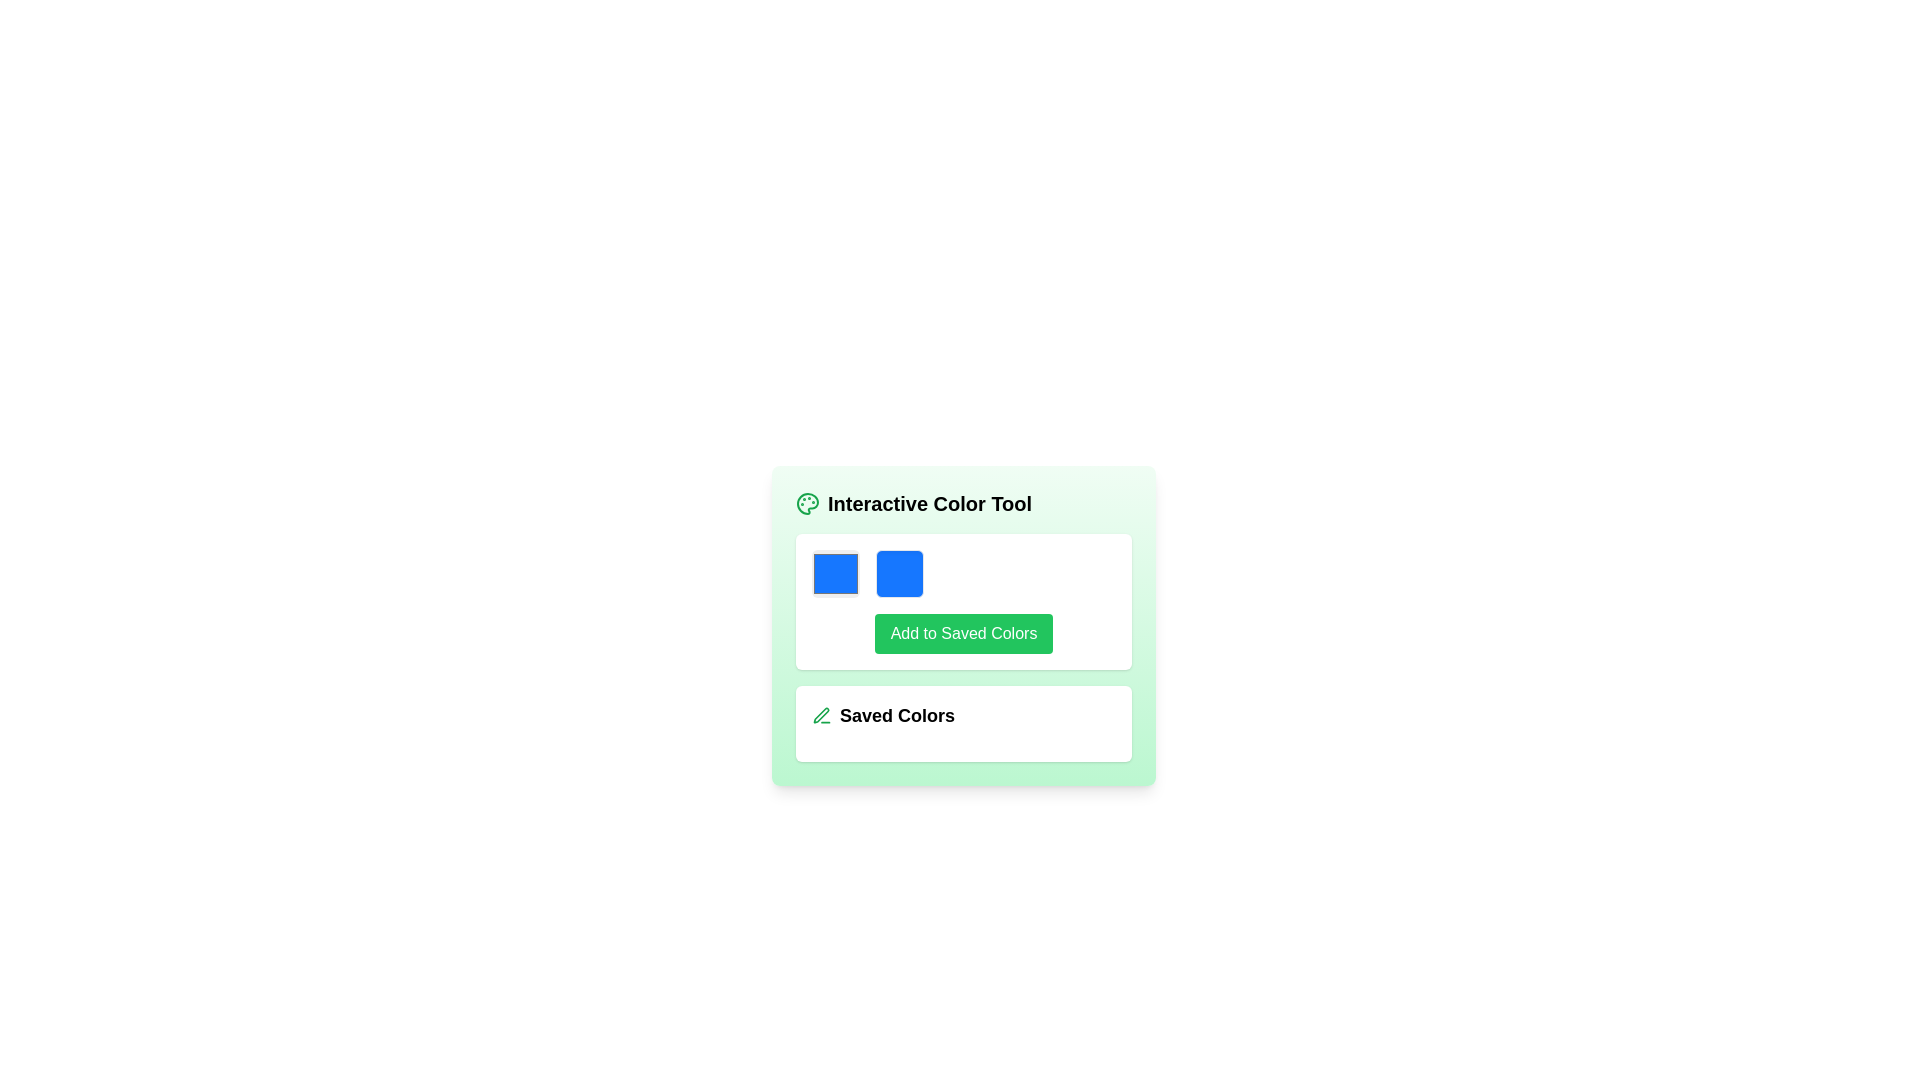  I want to click on the static visual element that is part of the 'Interactive Color Tool' palette, positioned to the right of another rounded square, so click(899, 574).